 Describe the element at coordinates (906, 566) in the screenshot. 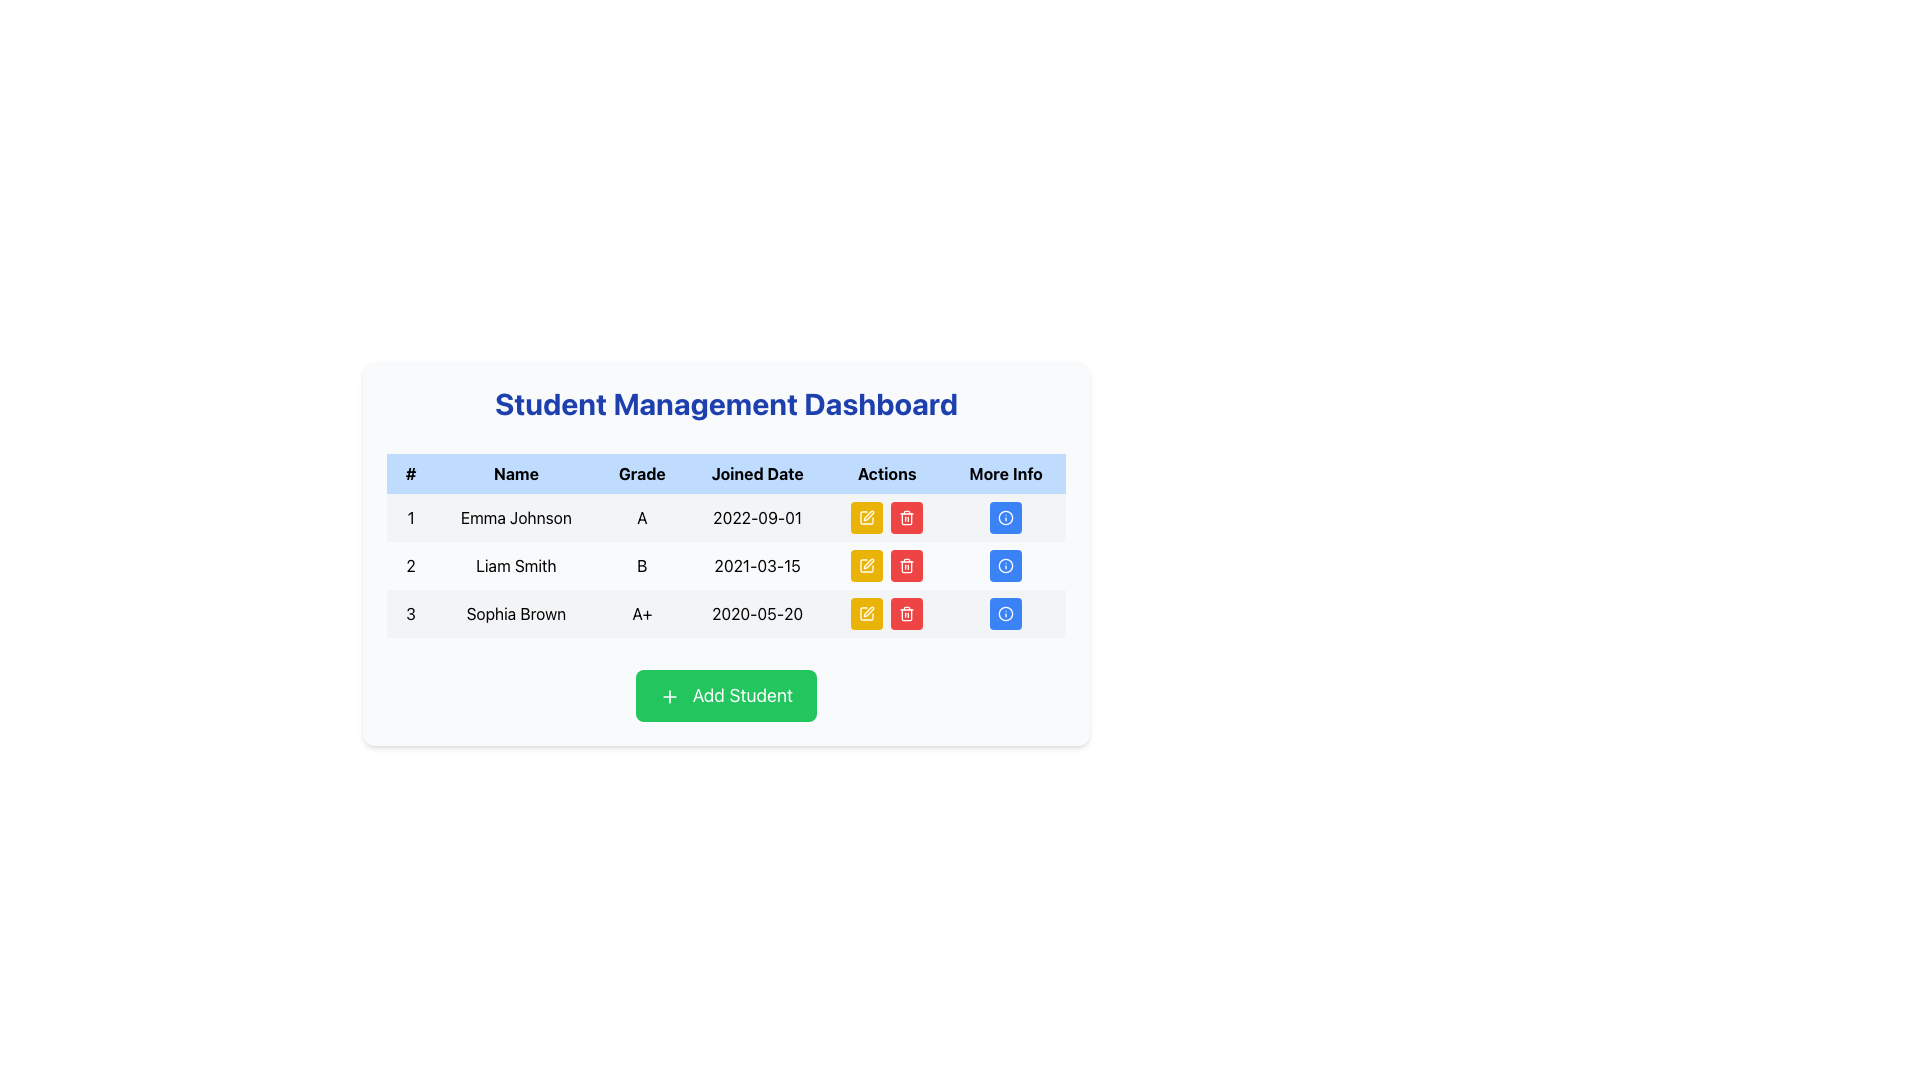

I see `the red button with a white trash can icon located in the 'Actions' column of the second row in the table` at that location.